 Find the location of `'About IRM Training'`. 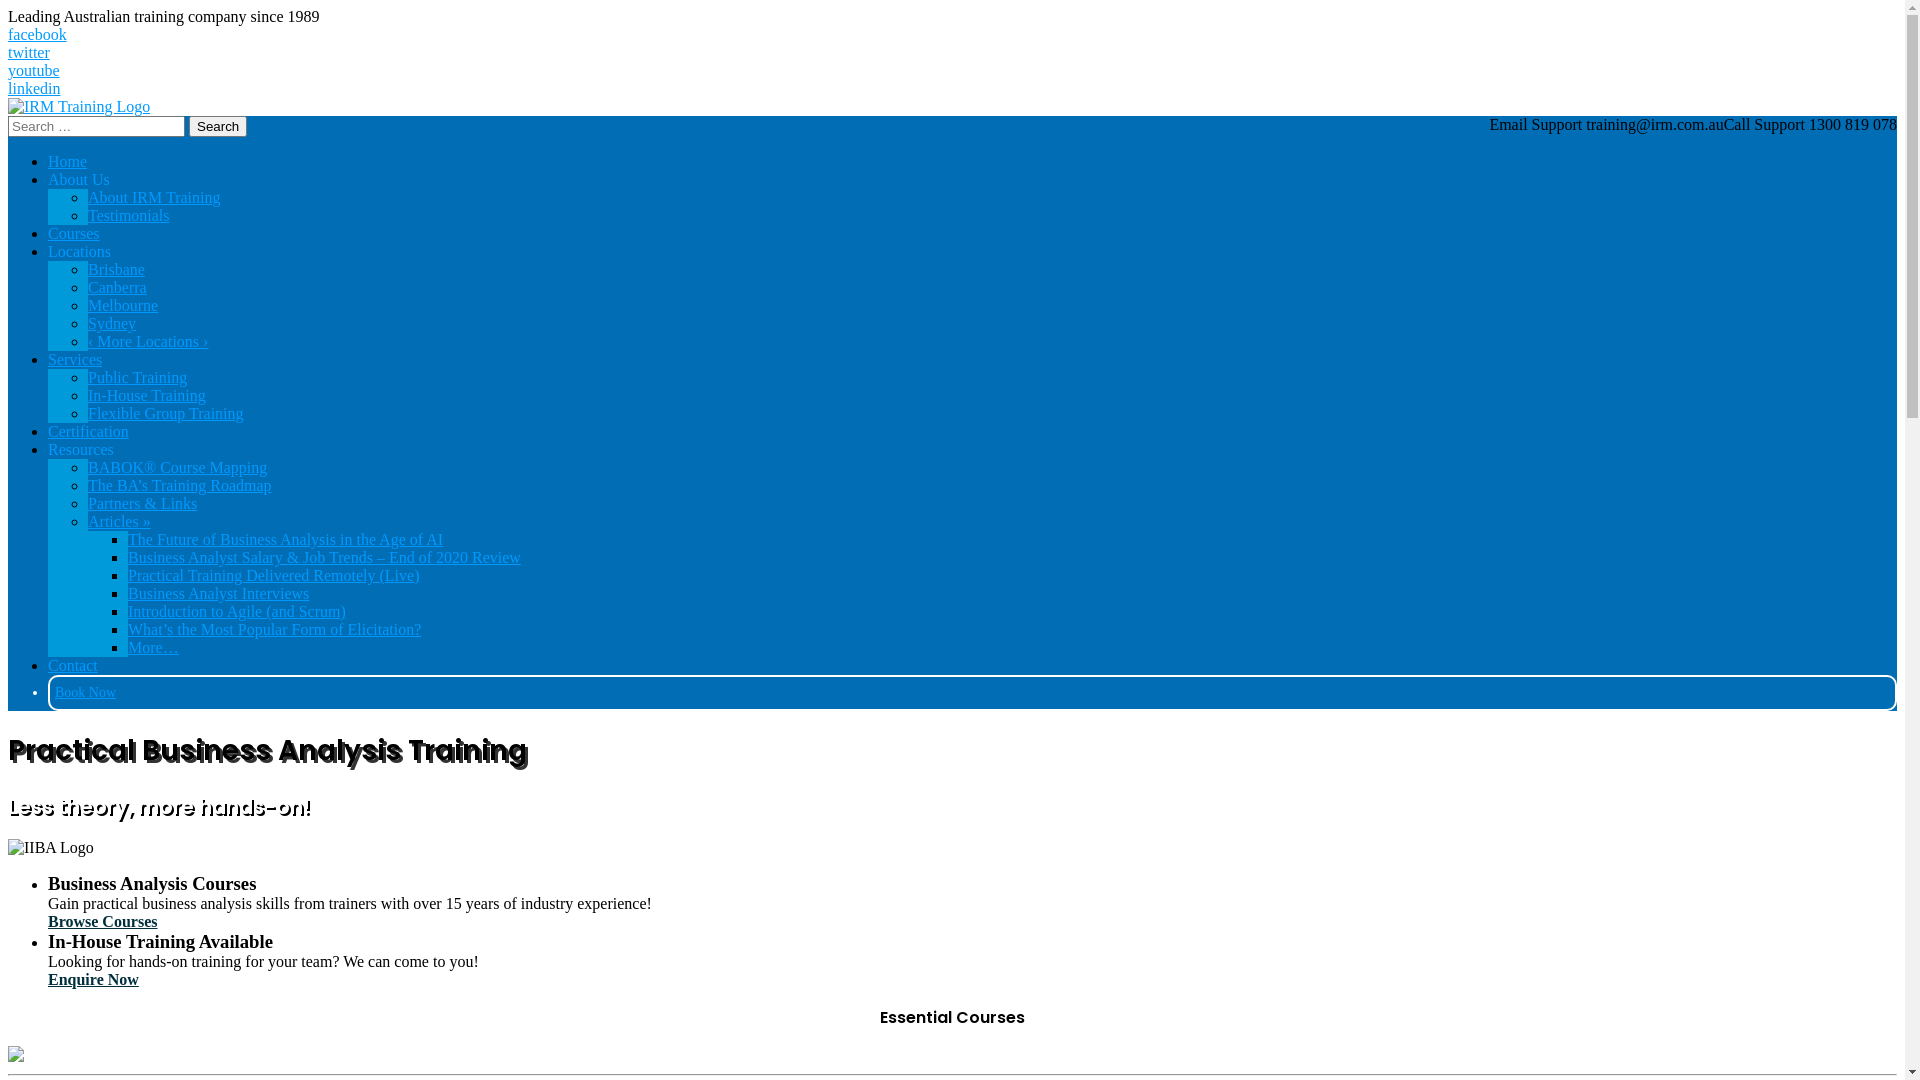

'About IRM Training' is located at coordinates (152, 197).